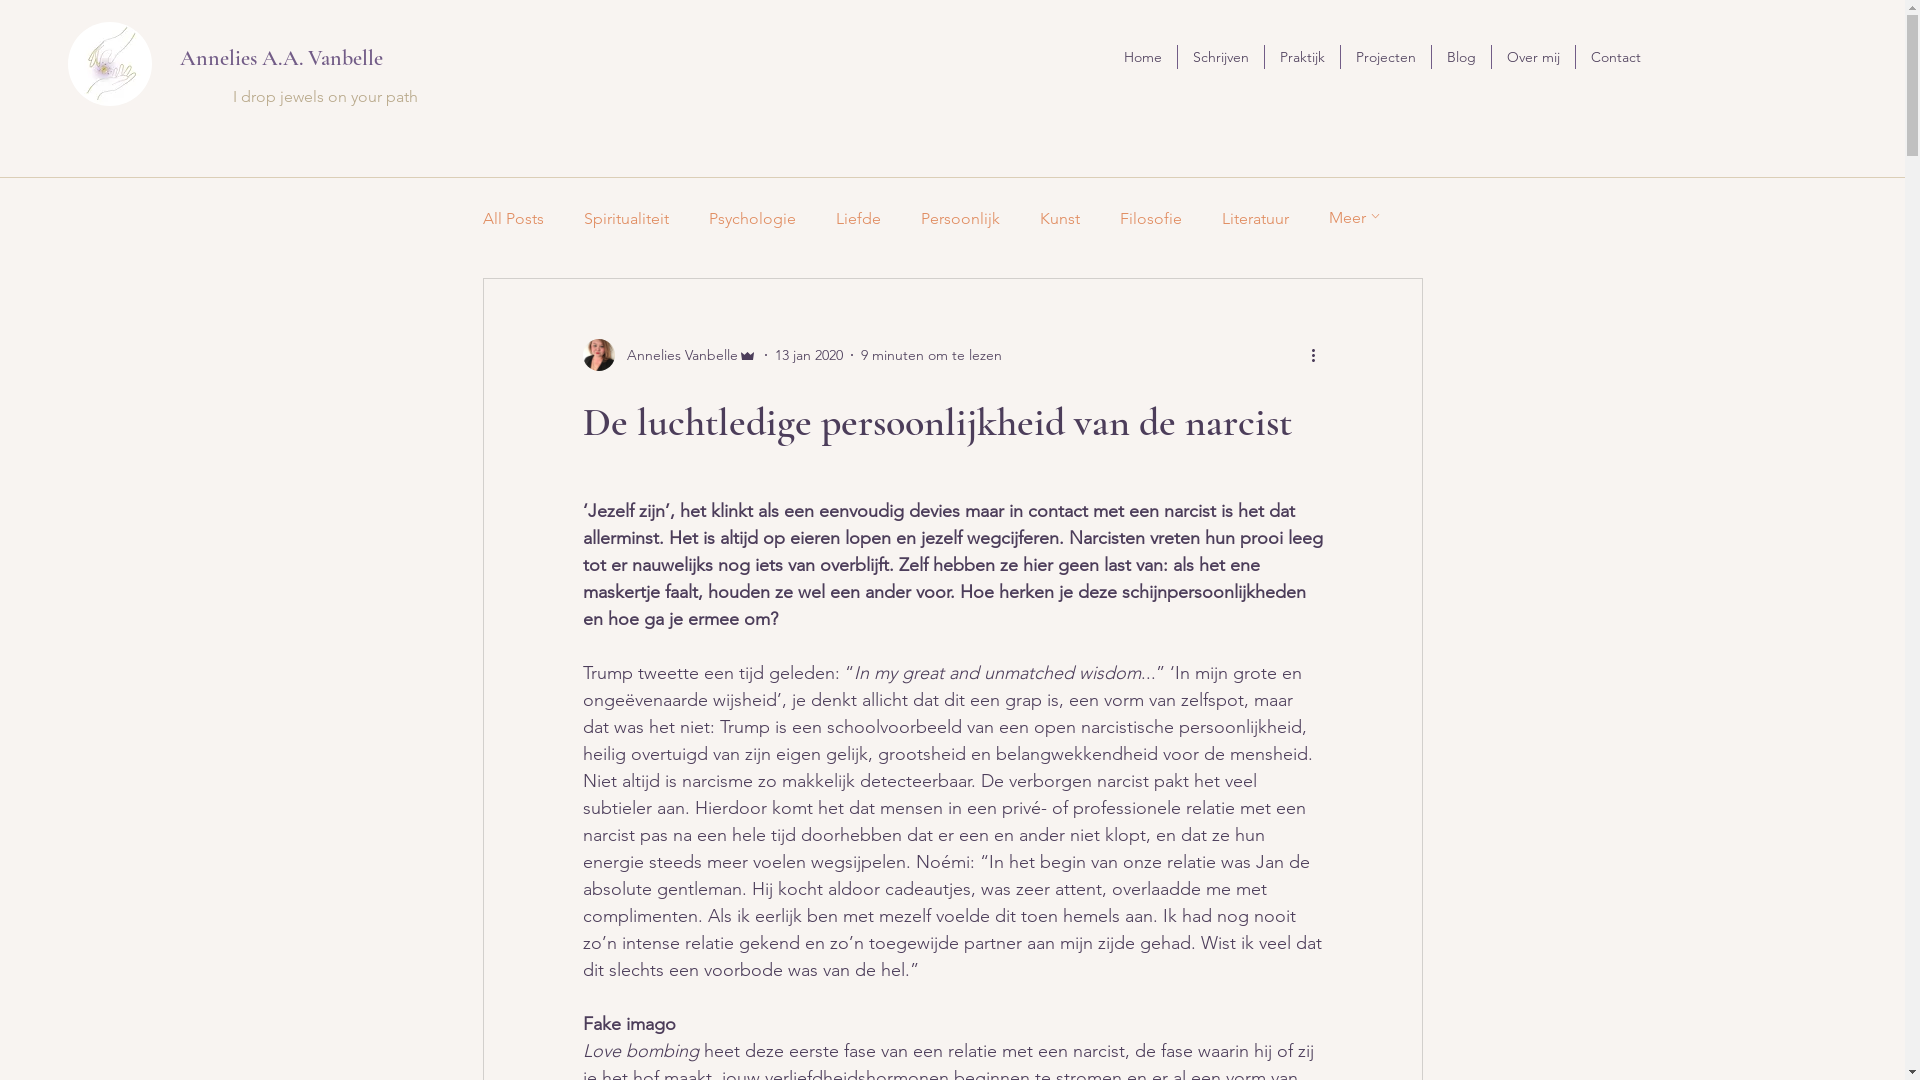 This screenshot has width=1920, height=1080. I want to click on 'Contact', so click(1616, 56).